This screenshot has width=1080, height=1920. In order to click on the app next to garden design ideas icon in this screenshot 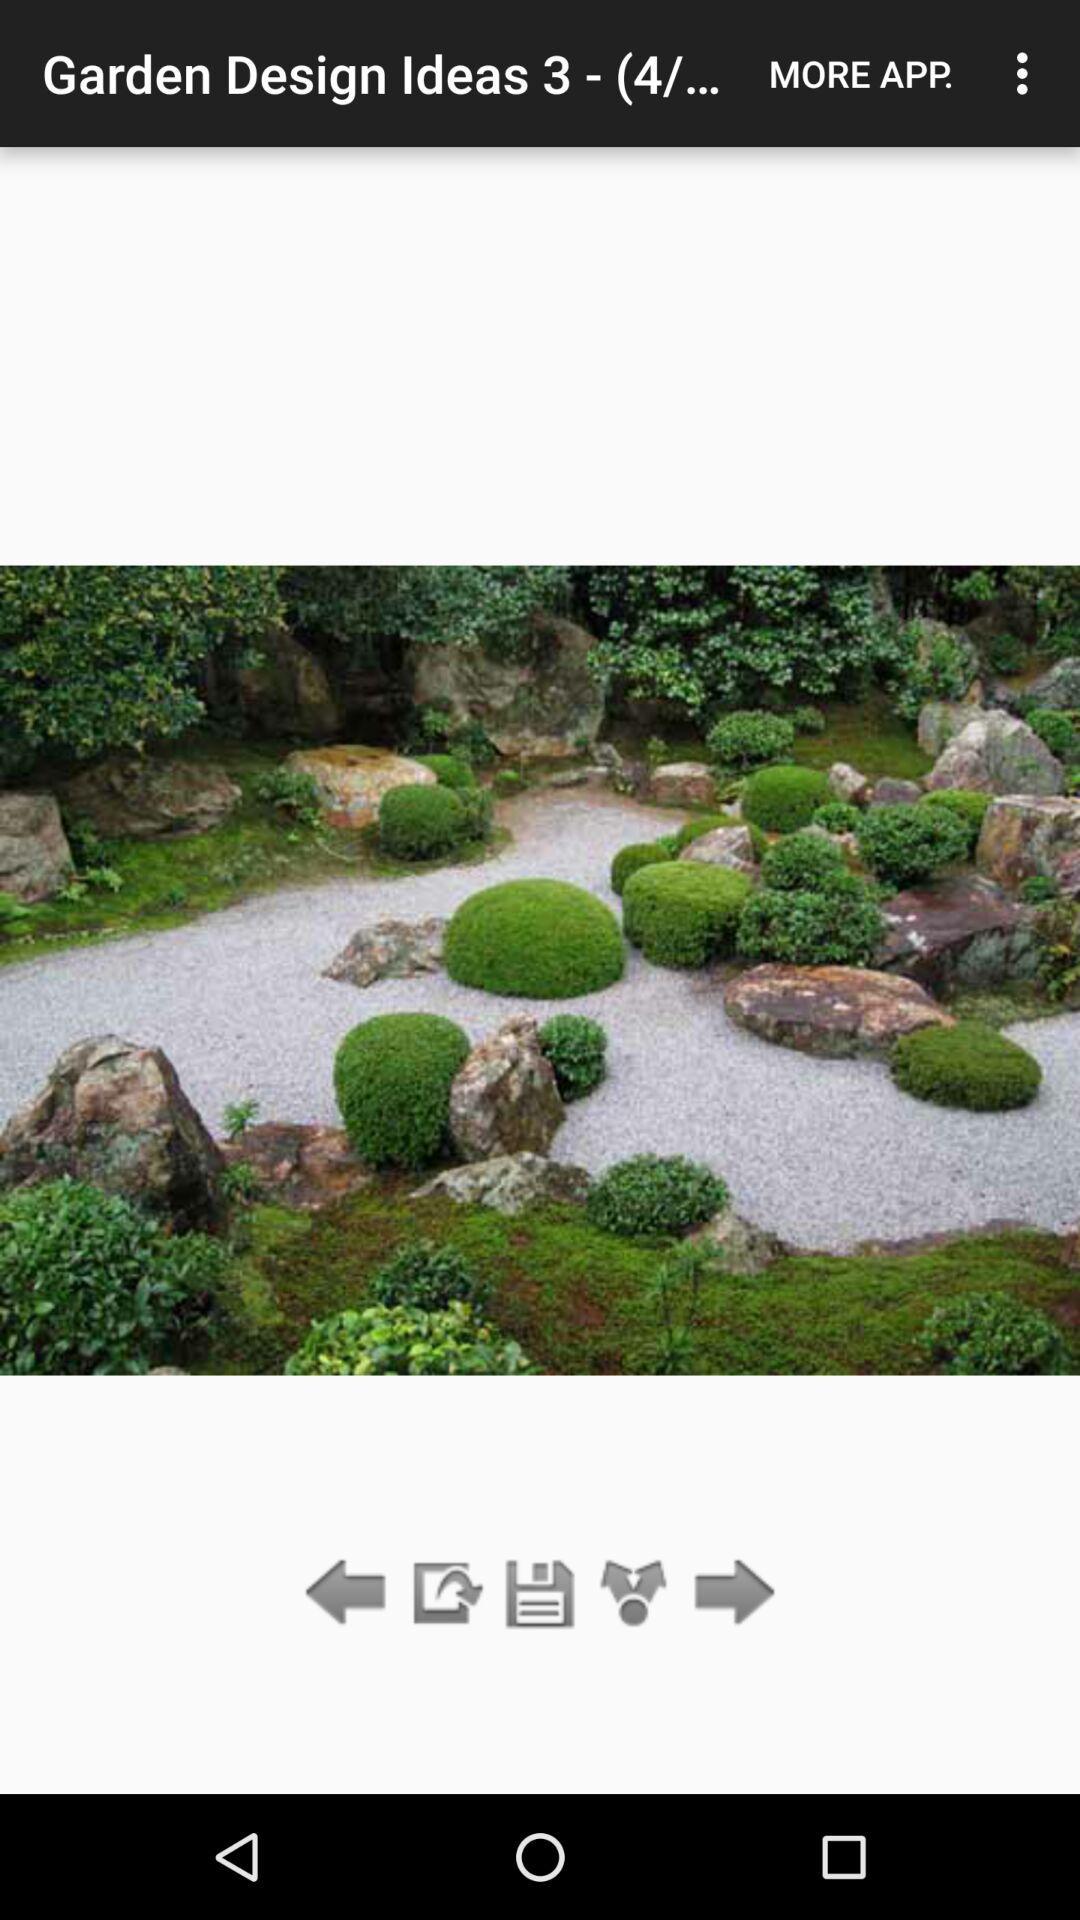, I will do `click(860, 73)`.